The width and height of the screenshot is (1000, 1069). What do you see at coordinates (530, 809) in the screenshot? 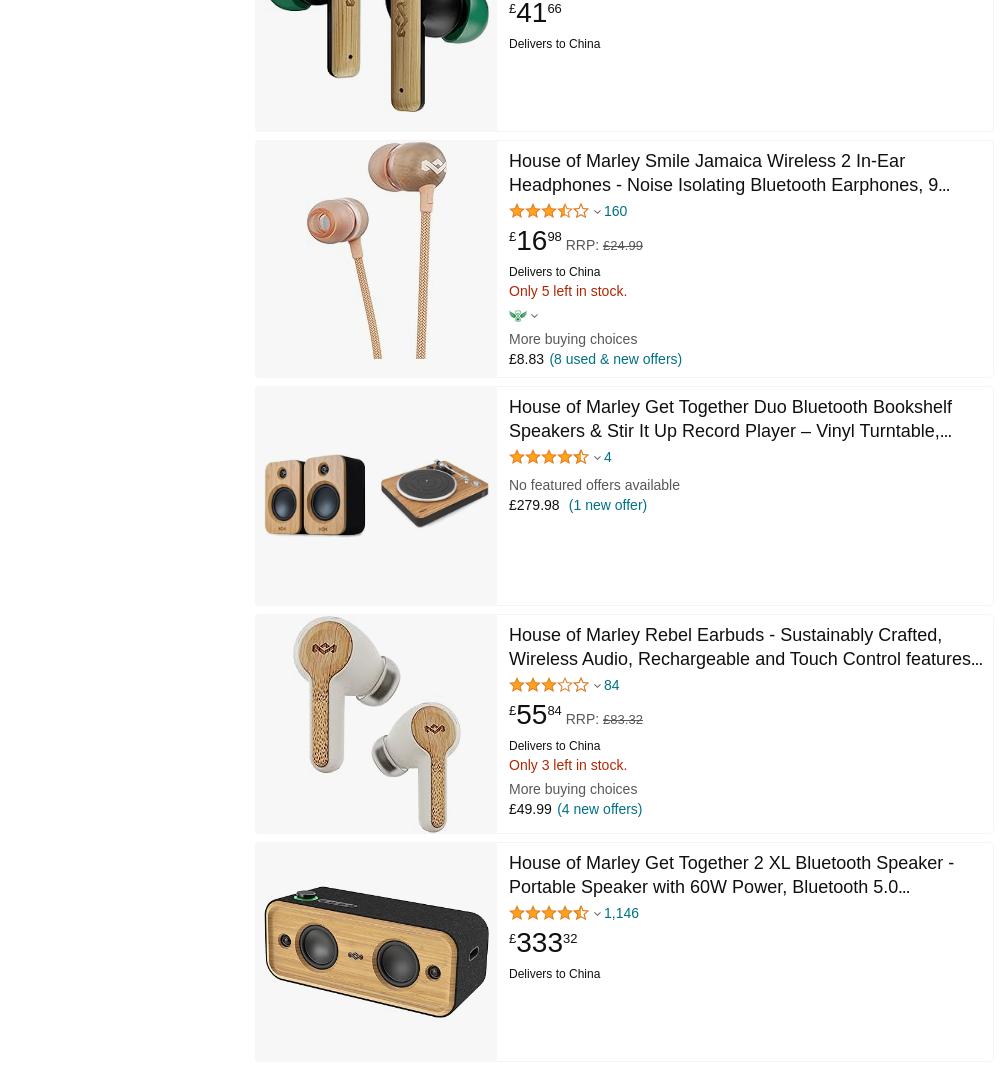
I see `'£49.99'` at bounding box center [530, 809].